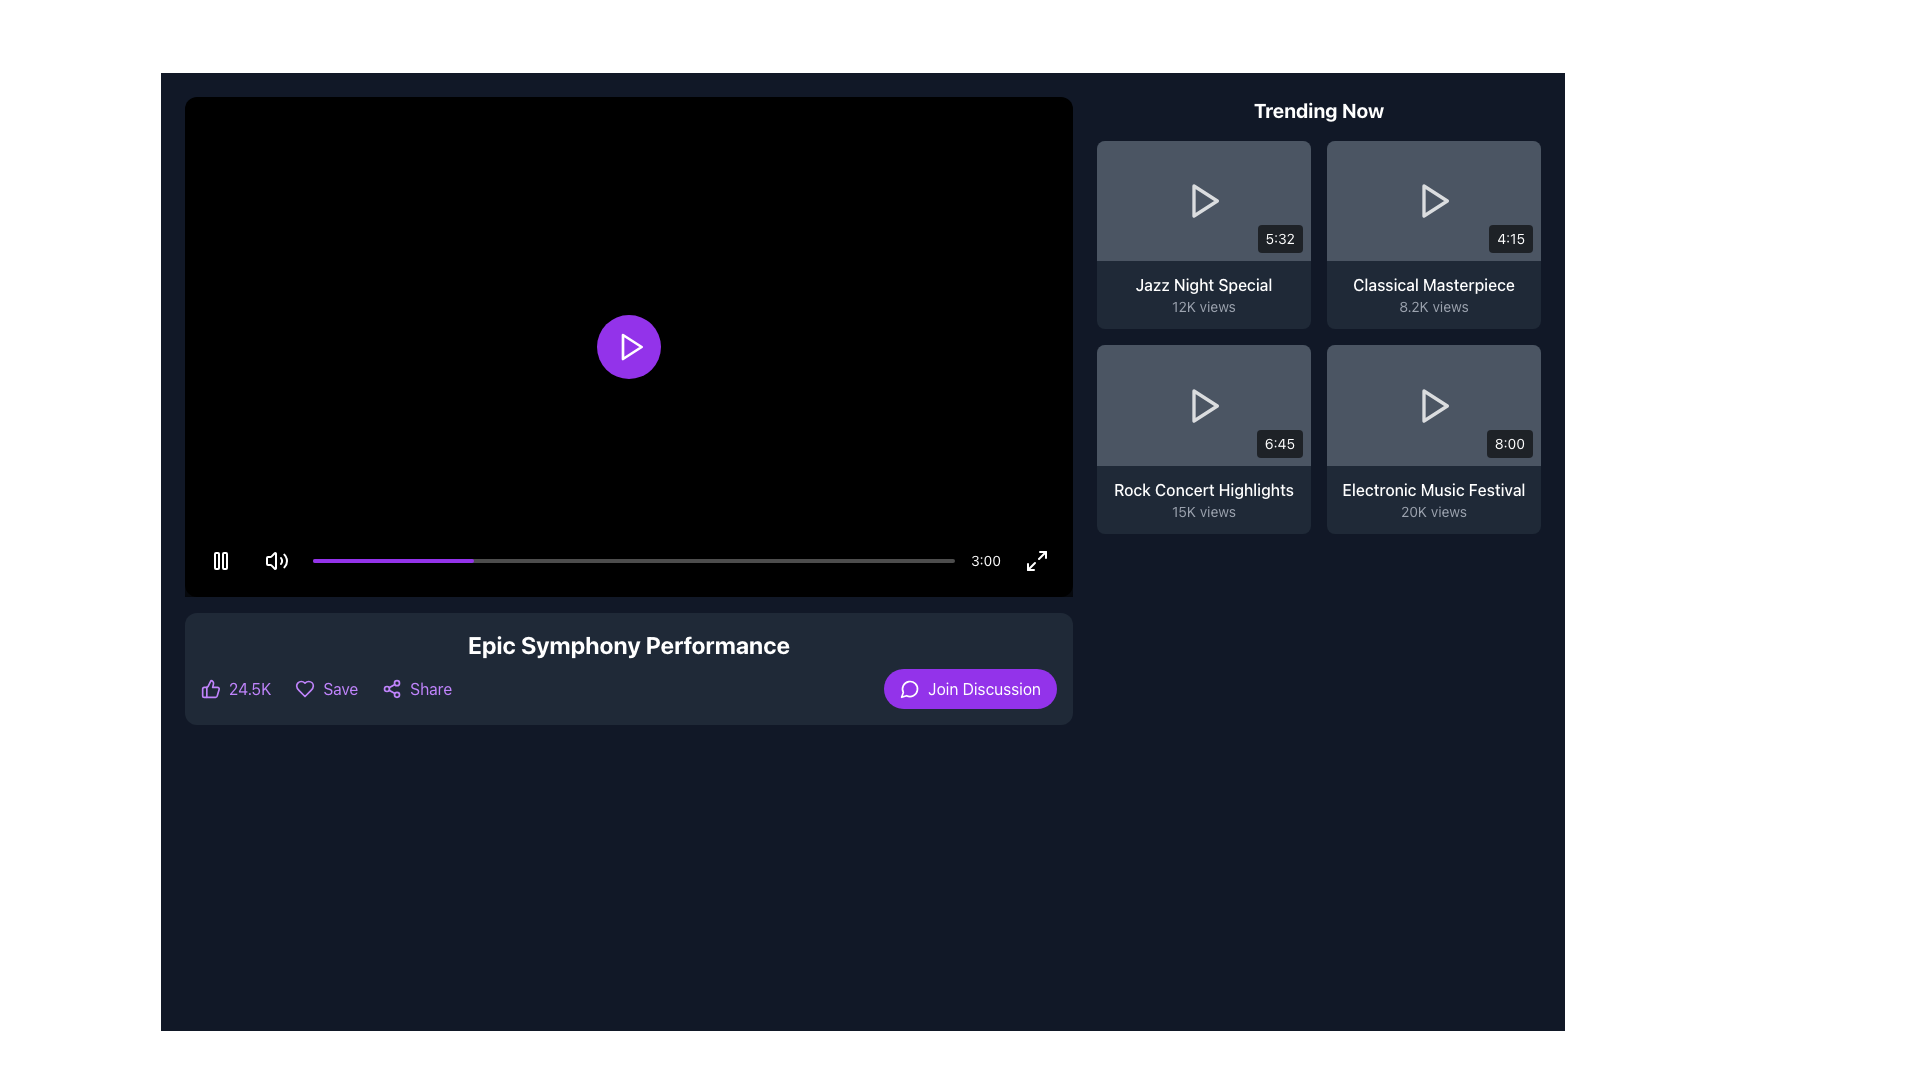  I want to click on the video preview button for 'Electronic Music Festival' located in the bottom-right of the 'Trending Now' grid to initiate a preview, so click(1433, 405).